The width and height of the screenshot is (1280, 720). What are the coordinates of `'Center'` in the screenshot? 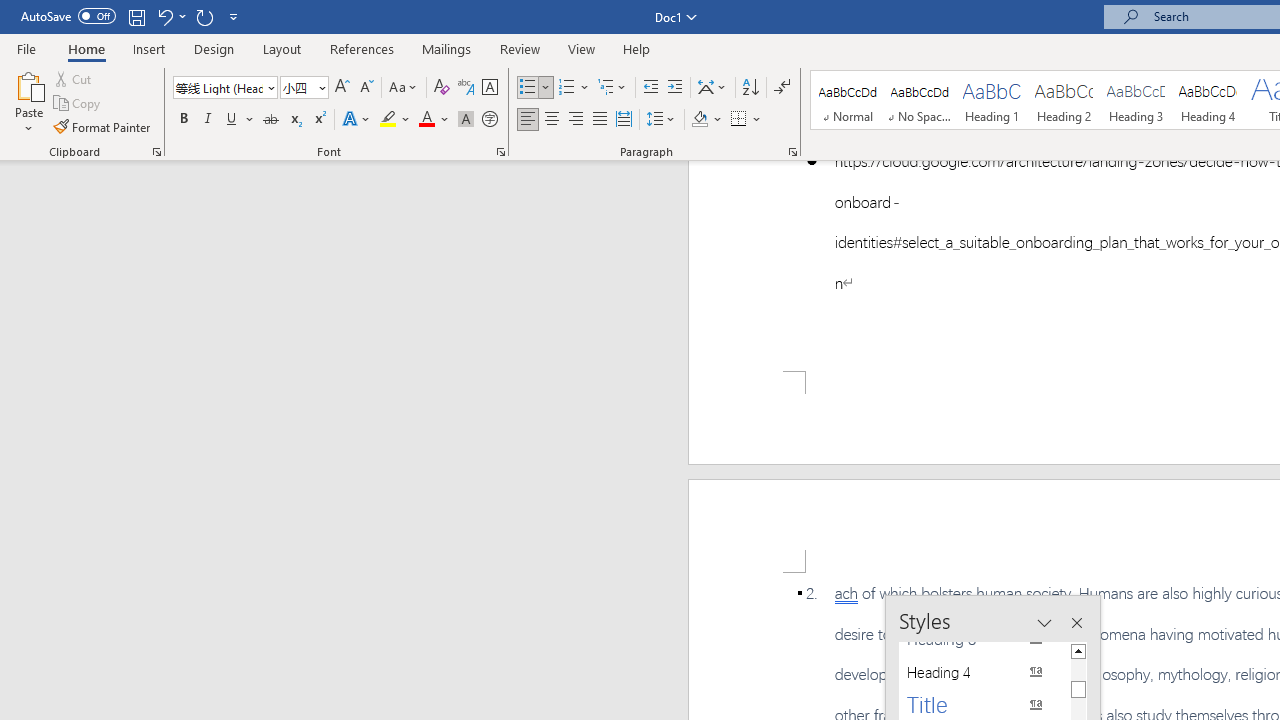 It's located at (552, 119).